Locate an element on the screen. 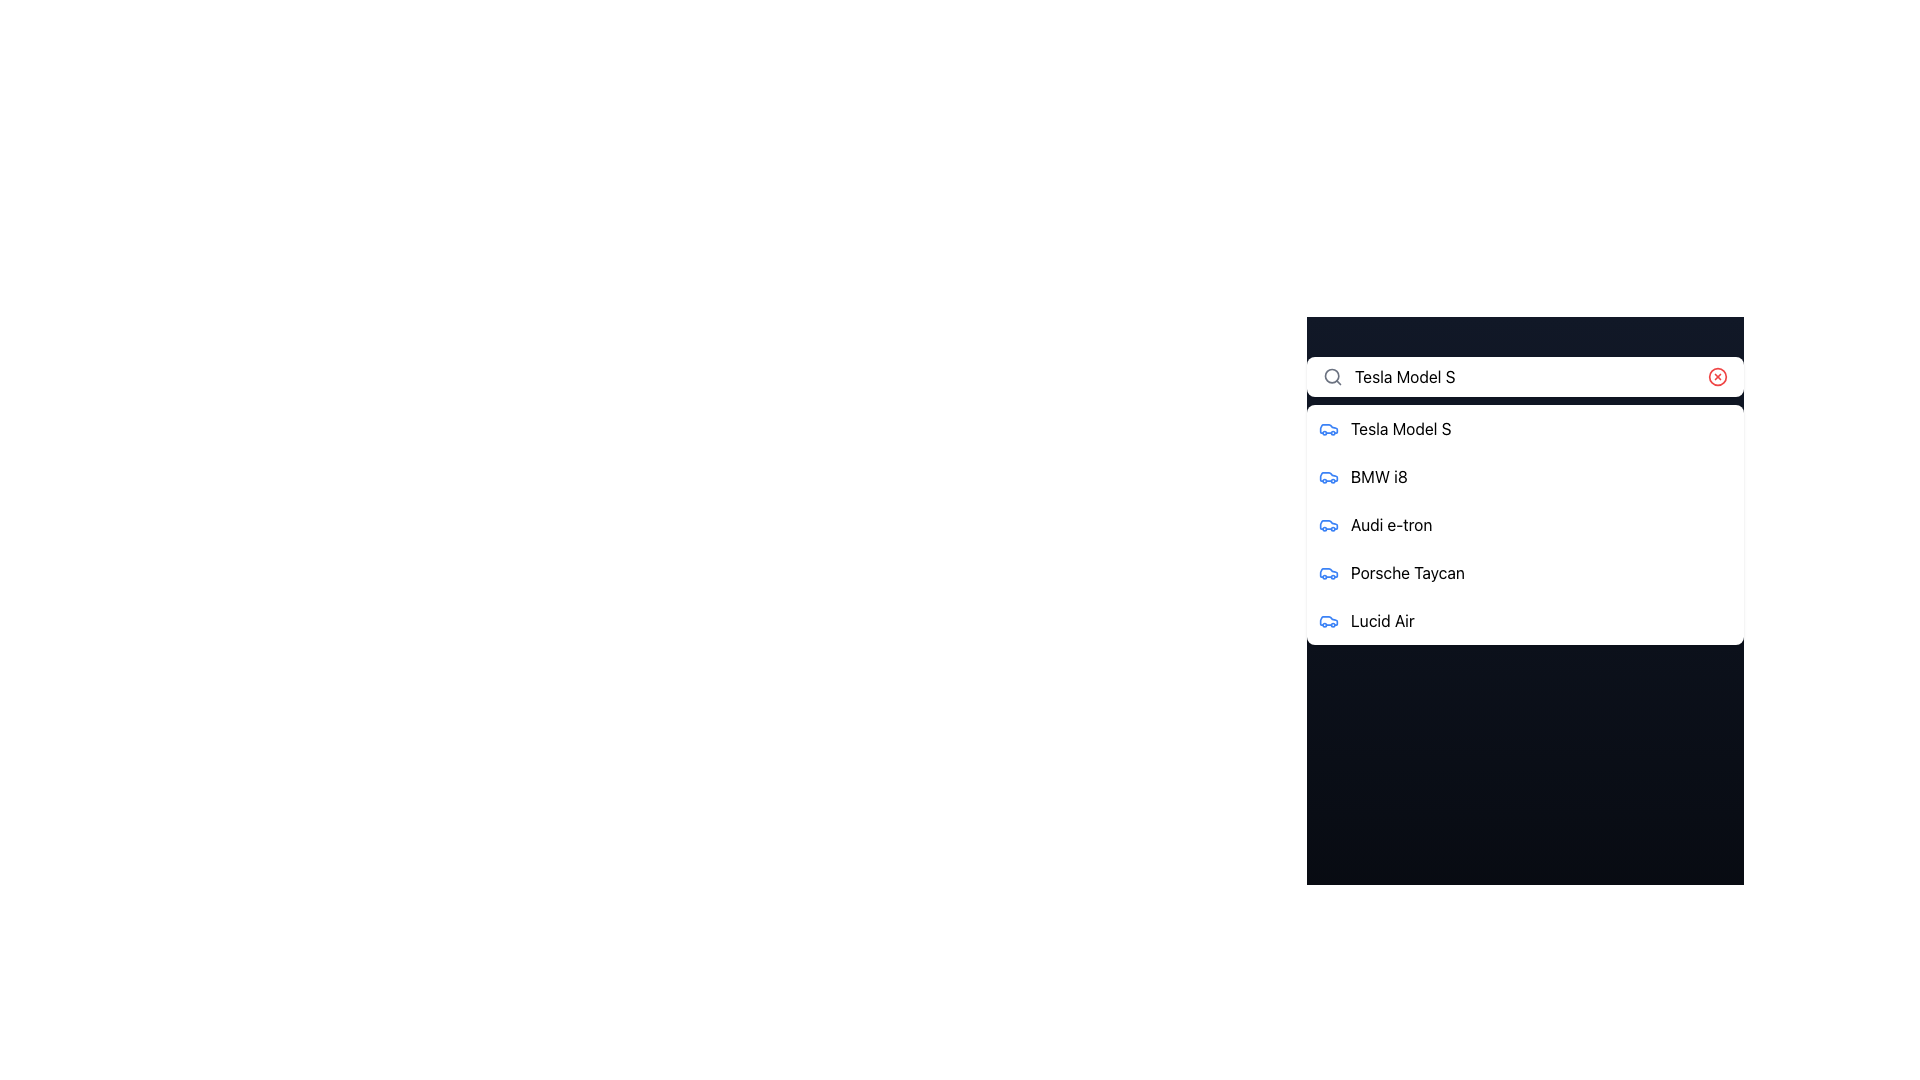 The height and width of the screenshot is (1080, 1920). to select the 'BMW i8' option from the dropdown list, which is the second item following 'Tesla Model S' is located at coordinates (1524, 477).